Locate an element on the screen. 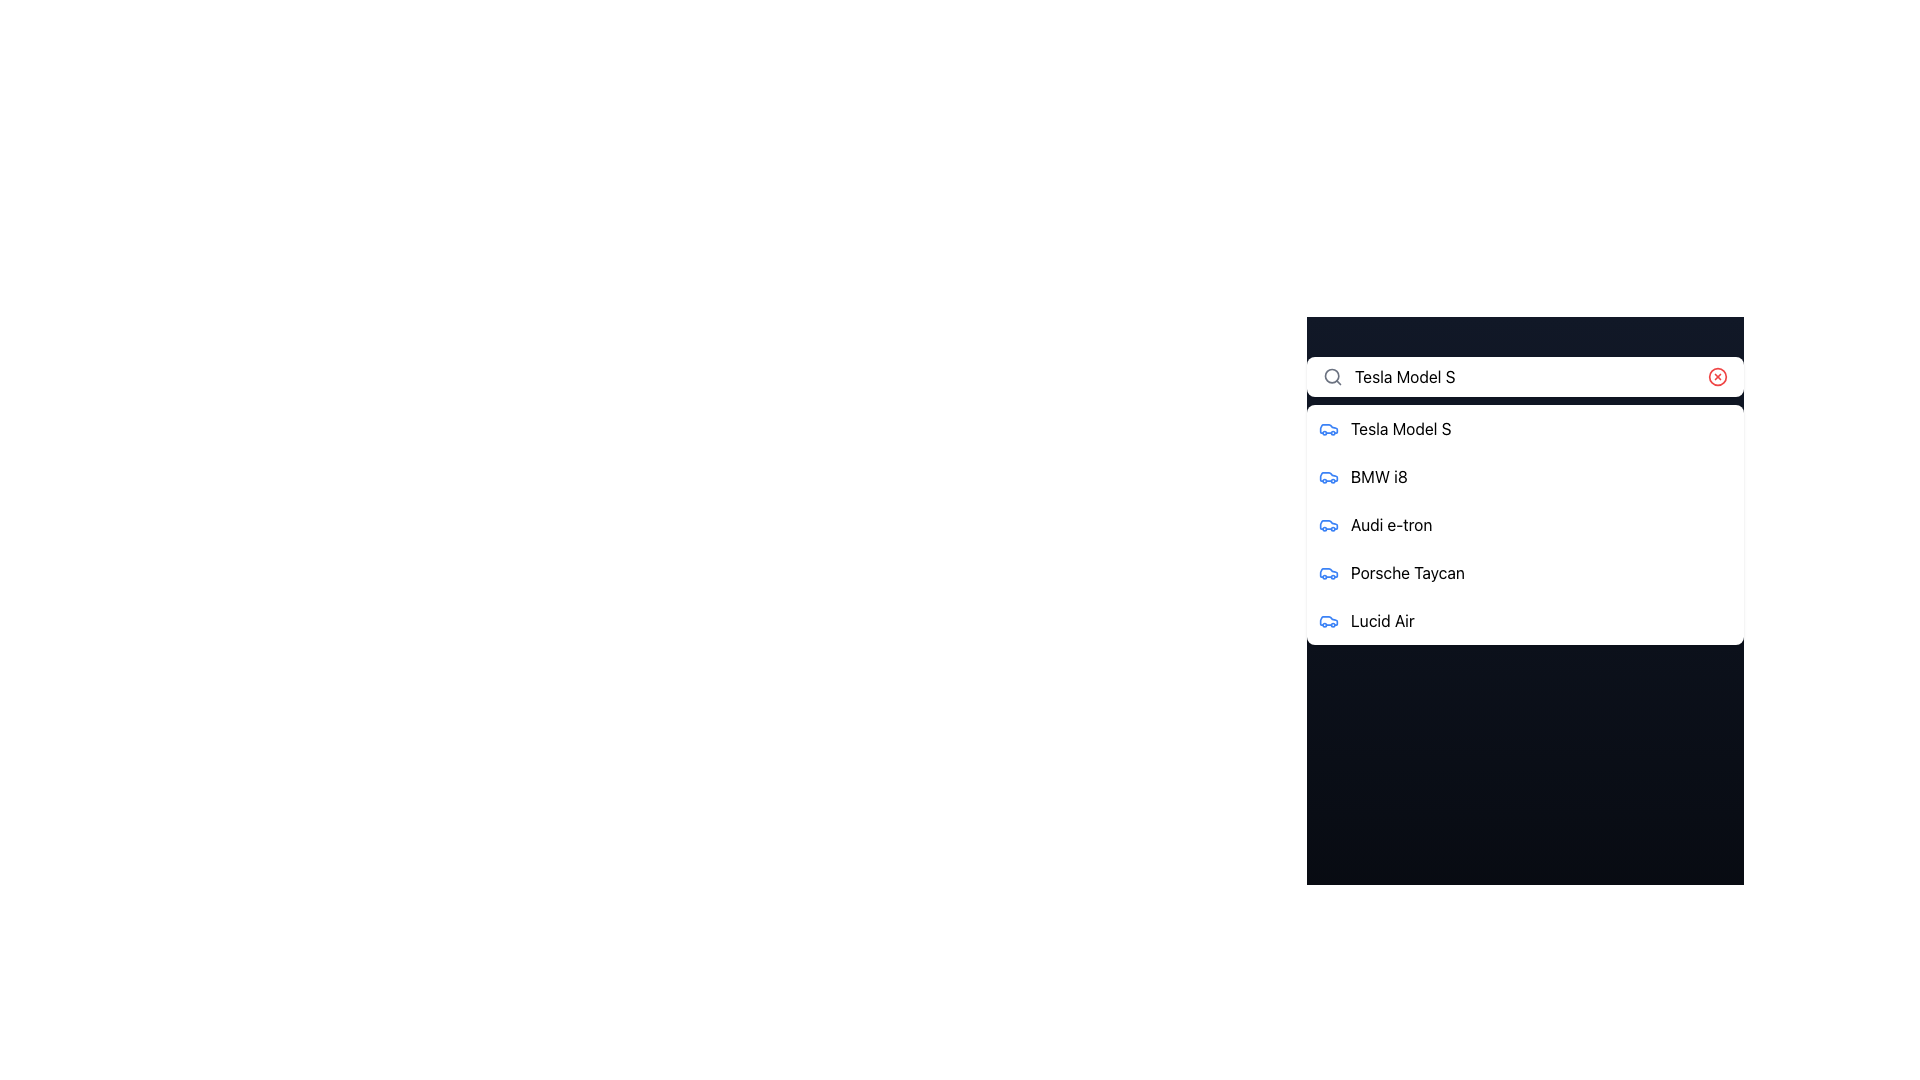 The height and width of the screenshot is (1080, 1920). to select the 'BMW i8' option from the dropdown list, which is the second item following 'Tesla Model S' is located at coordinates (1524, 477).